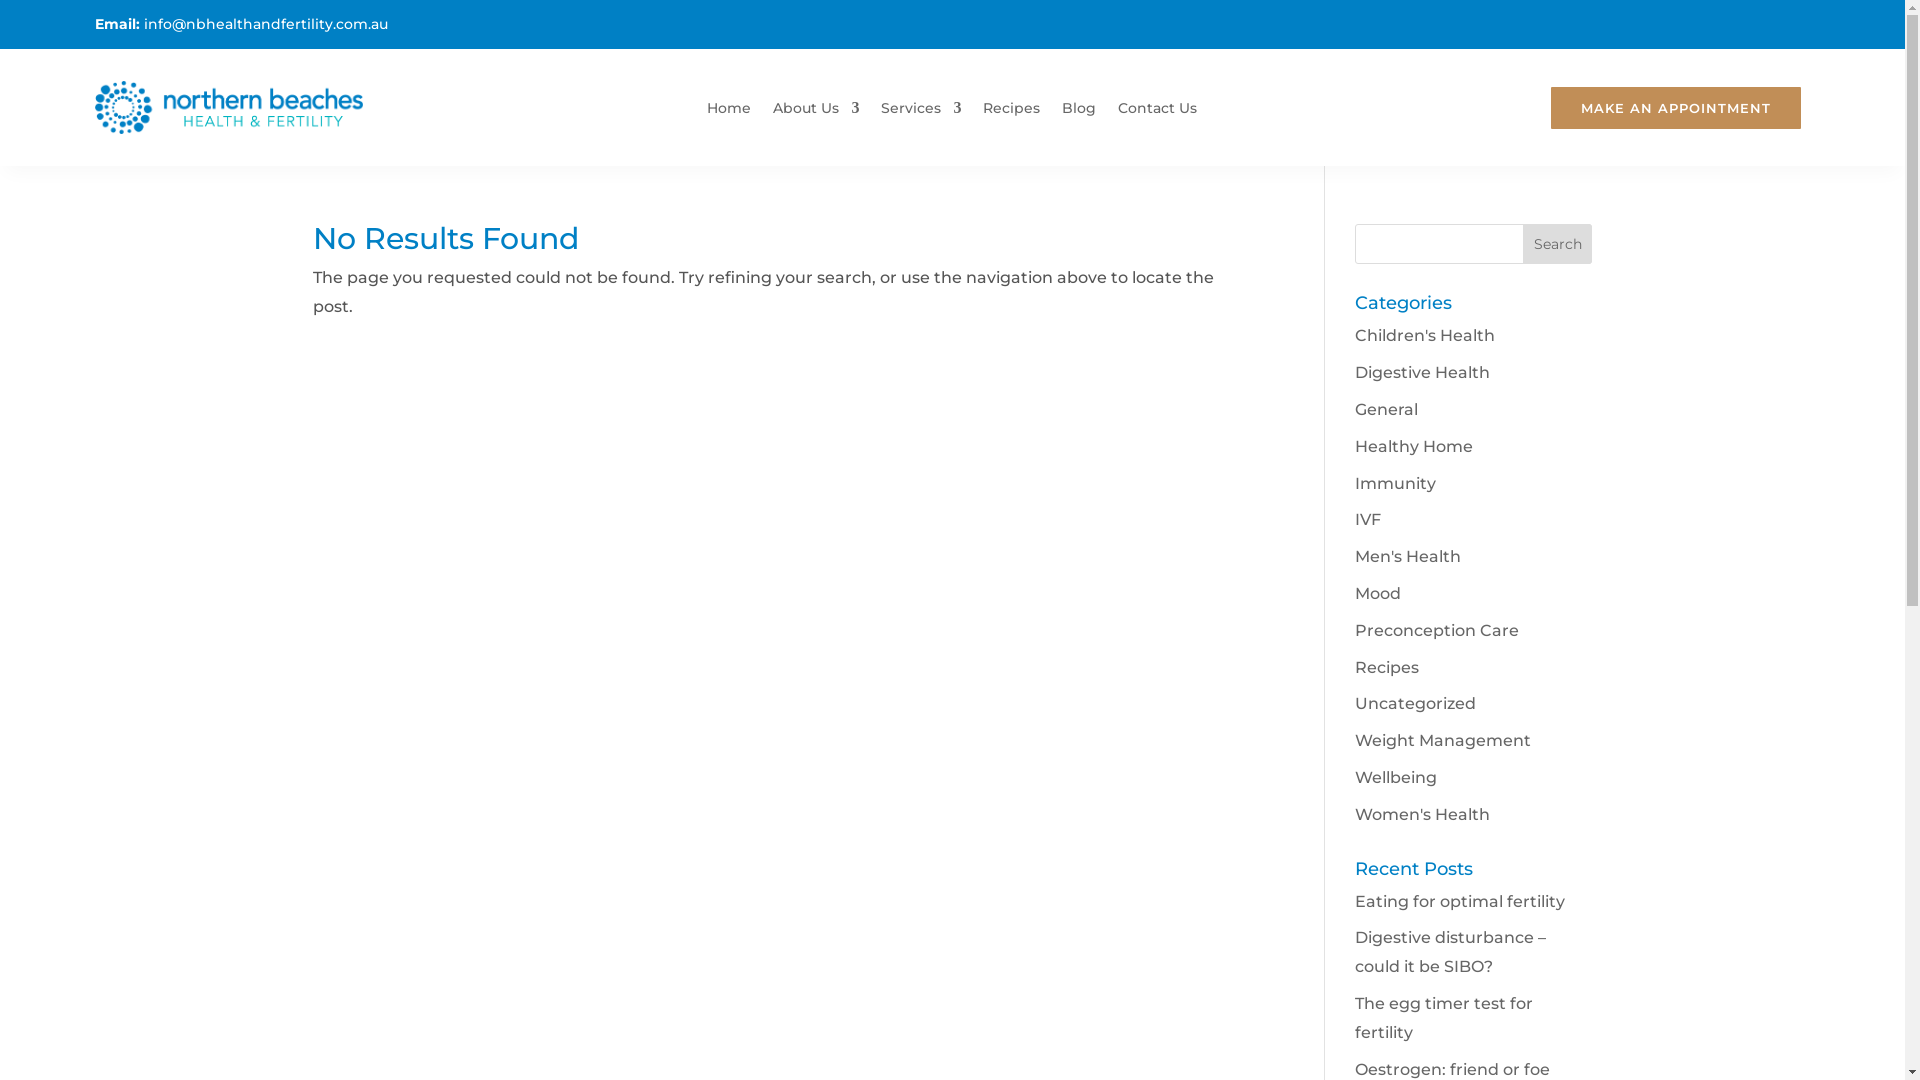 The image size is (1920, 1080). What do you see at coordinates (1406, 556) in the screenshot?
I see `'Men's Health'` at bounding box center [1406, 556].